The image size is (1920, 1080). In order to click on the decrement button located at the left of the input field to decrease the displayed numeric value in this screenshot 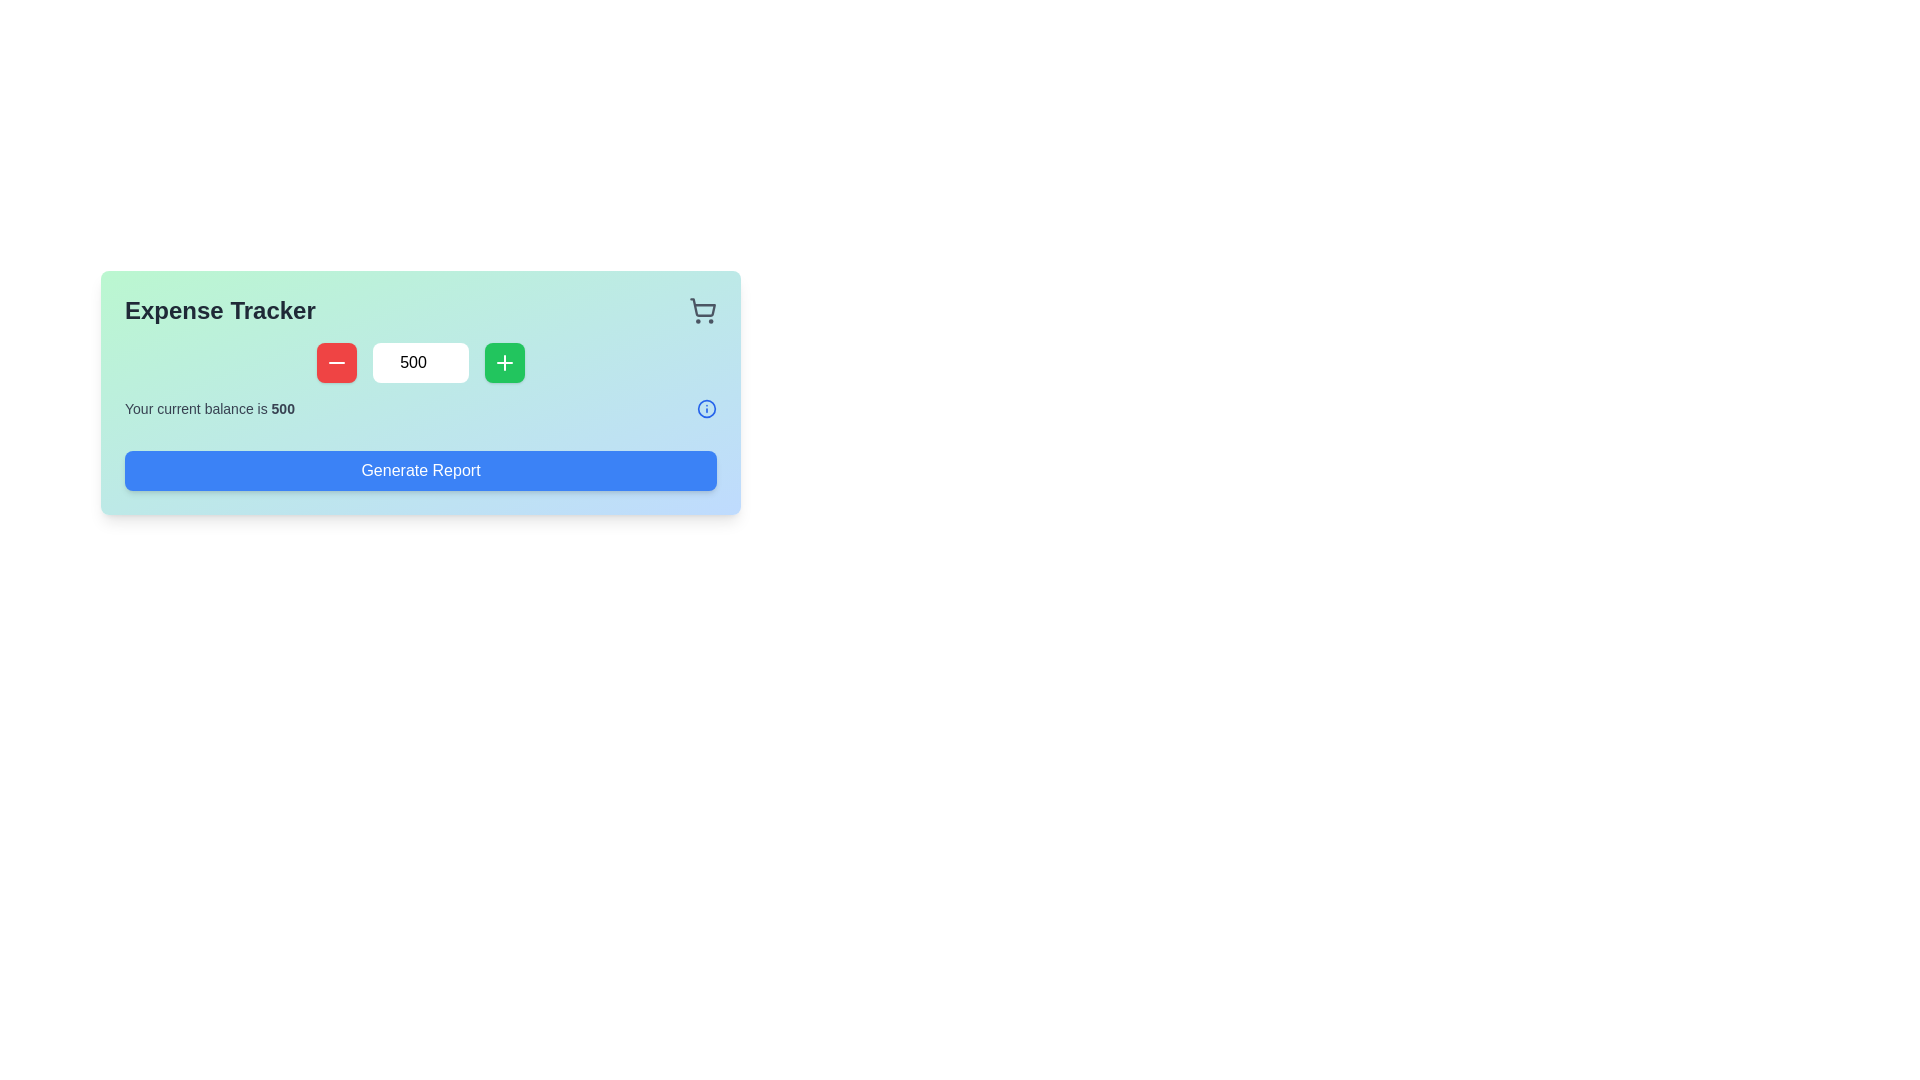, I will do `click(336, 362)`.